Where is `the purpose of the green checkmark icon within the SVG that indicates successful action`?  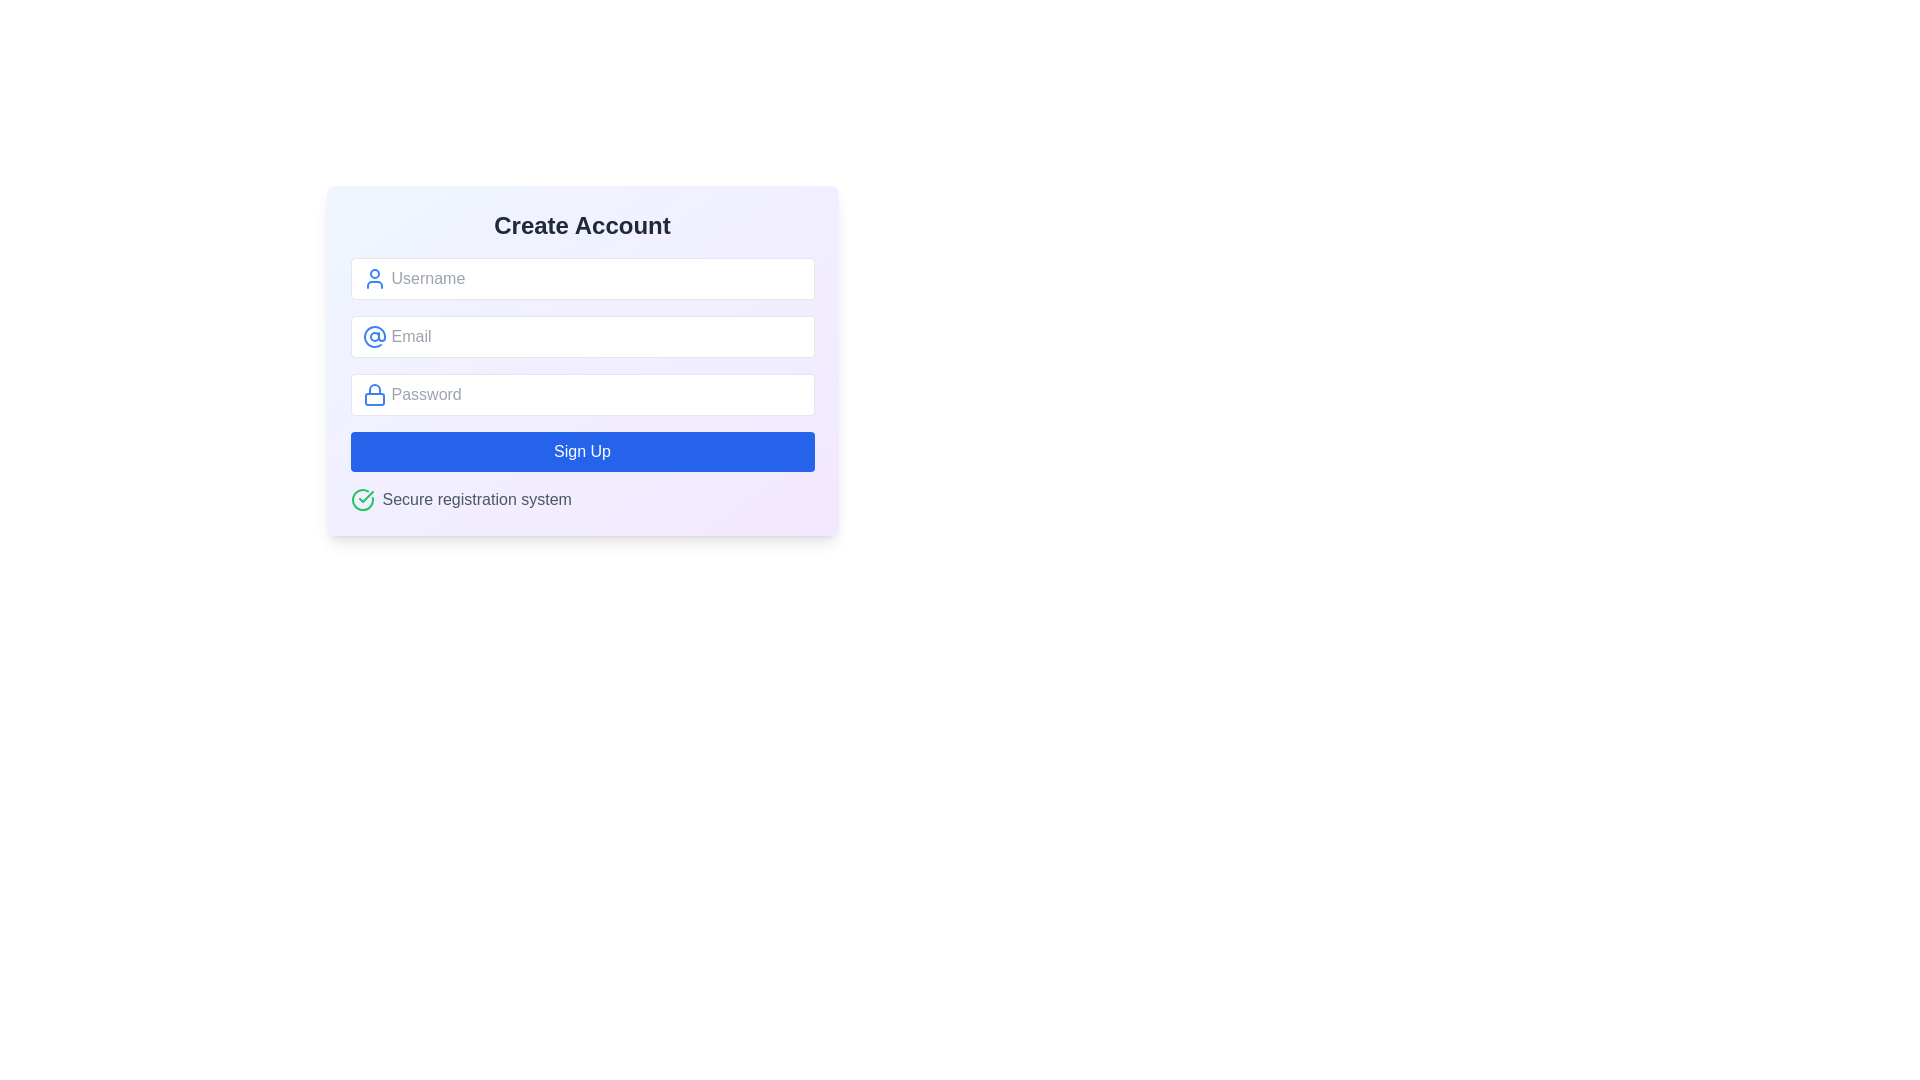
the purpose of the green checkmark icon within the SVG that indicates successful action is located at coordinates (365, 496).